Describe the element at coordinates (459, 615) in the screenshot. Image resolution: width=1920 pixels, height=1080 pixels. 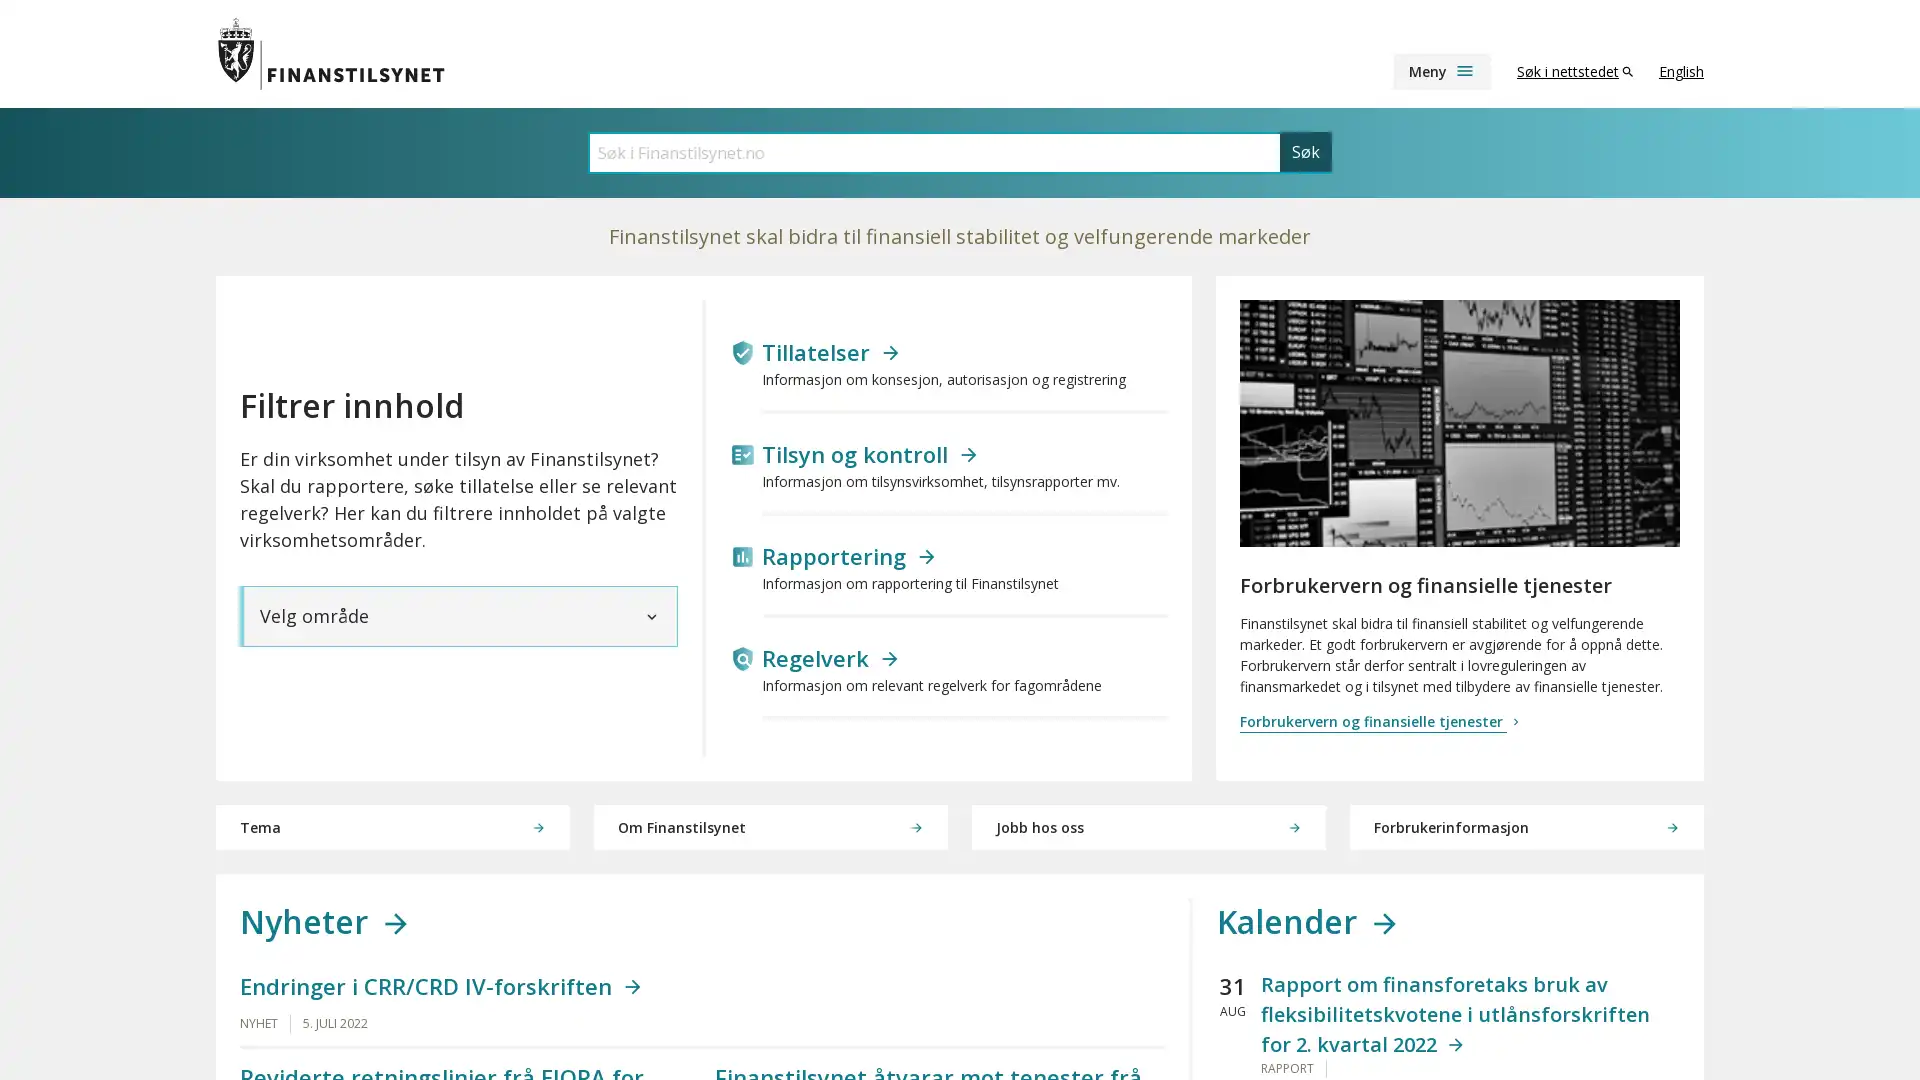
I see `Velg omrade` at that location.